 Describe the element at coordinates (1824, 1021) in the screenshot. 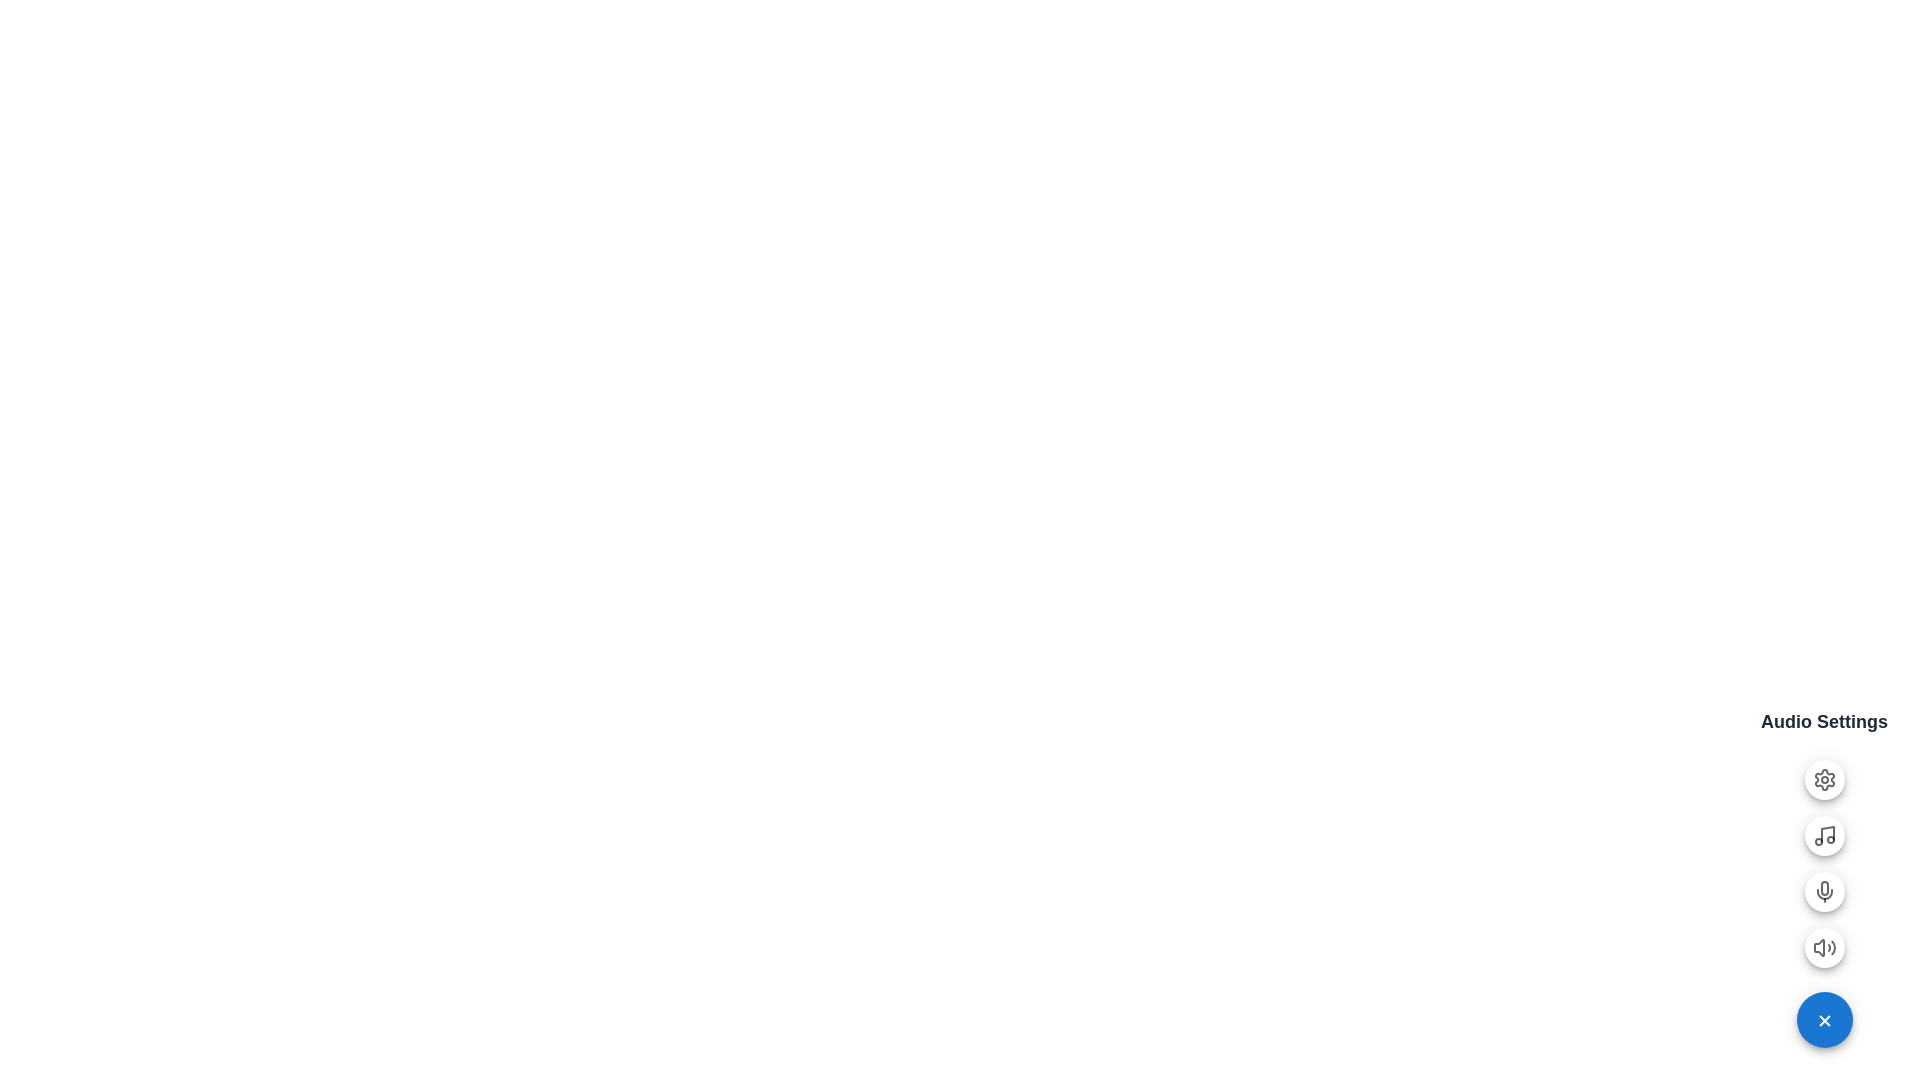

I see `the plus icon button, which is a white plus sign centered within a blue circular background, located at the bottom-right corner of the interface` at that location.